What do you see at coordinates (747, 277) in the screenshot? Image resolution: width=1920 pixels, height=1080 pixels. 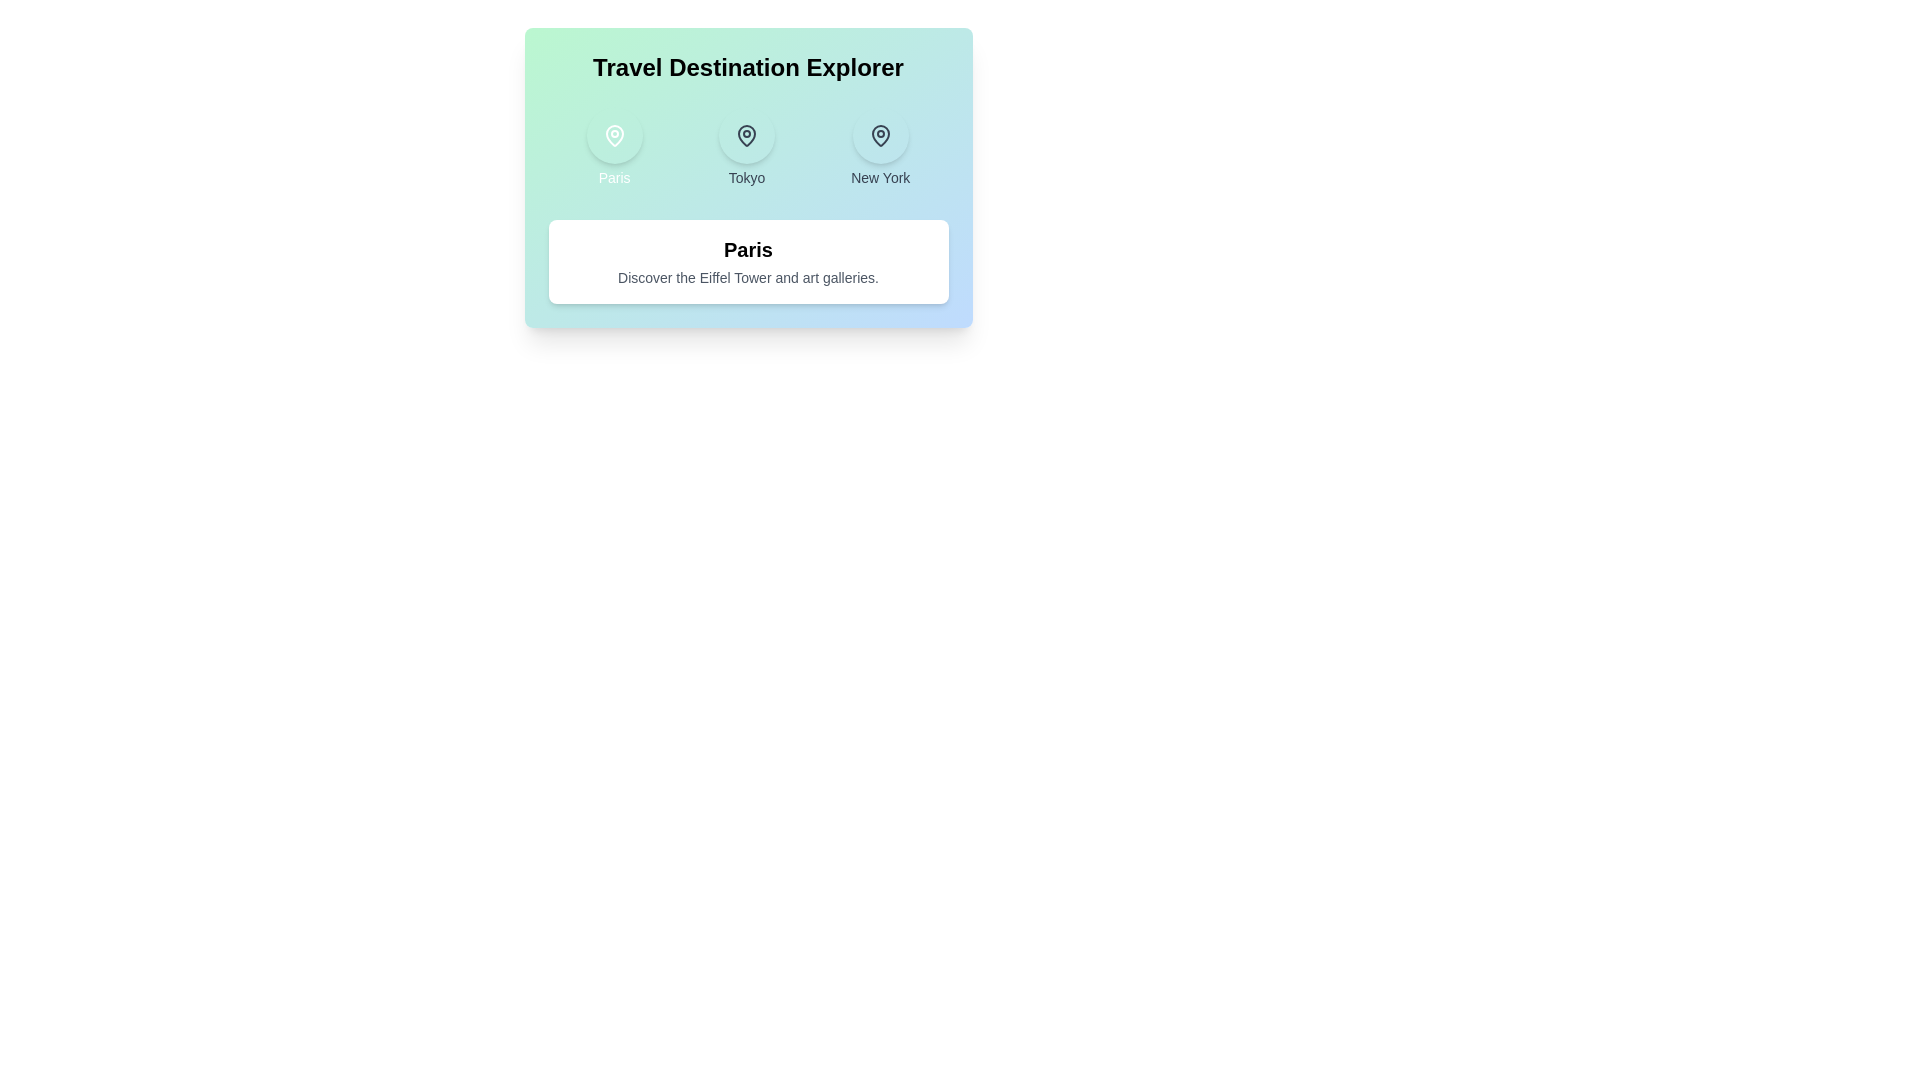 I see `the text label displaying 'Discover the Eiffel Tower and art galleries.' which is styled in a small, gray font and located below the larger text label 'Paris'` at bounding box center [747, 277].